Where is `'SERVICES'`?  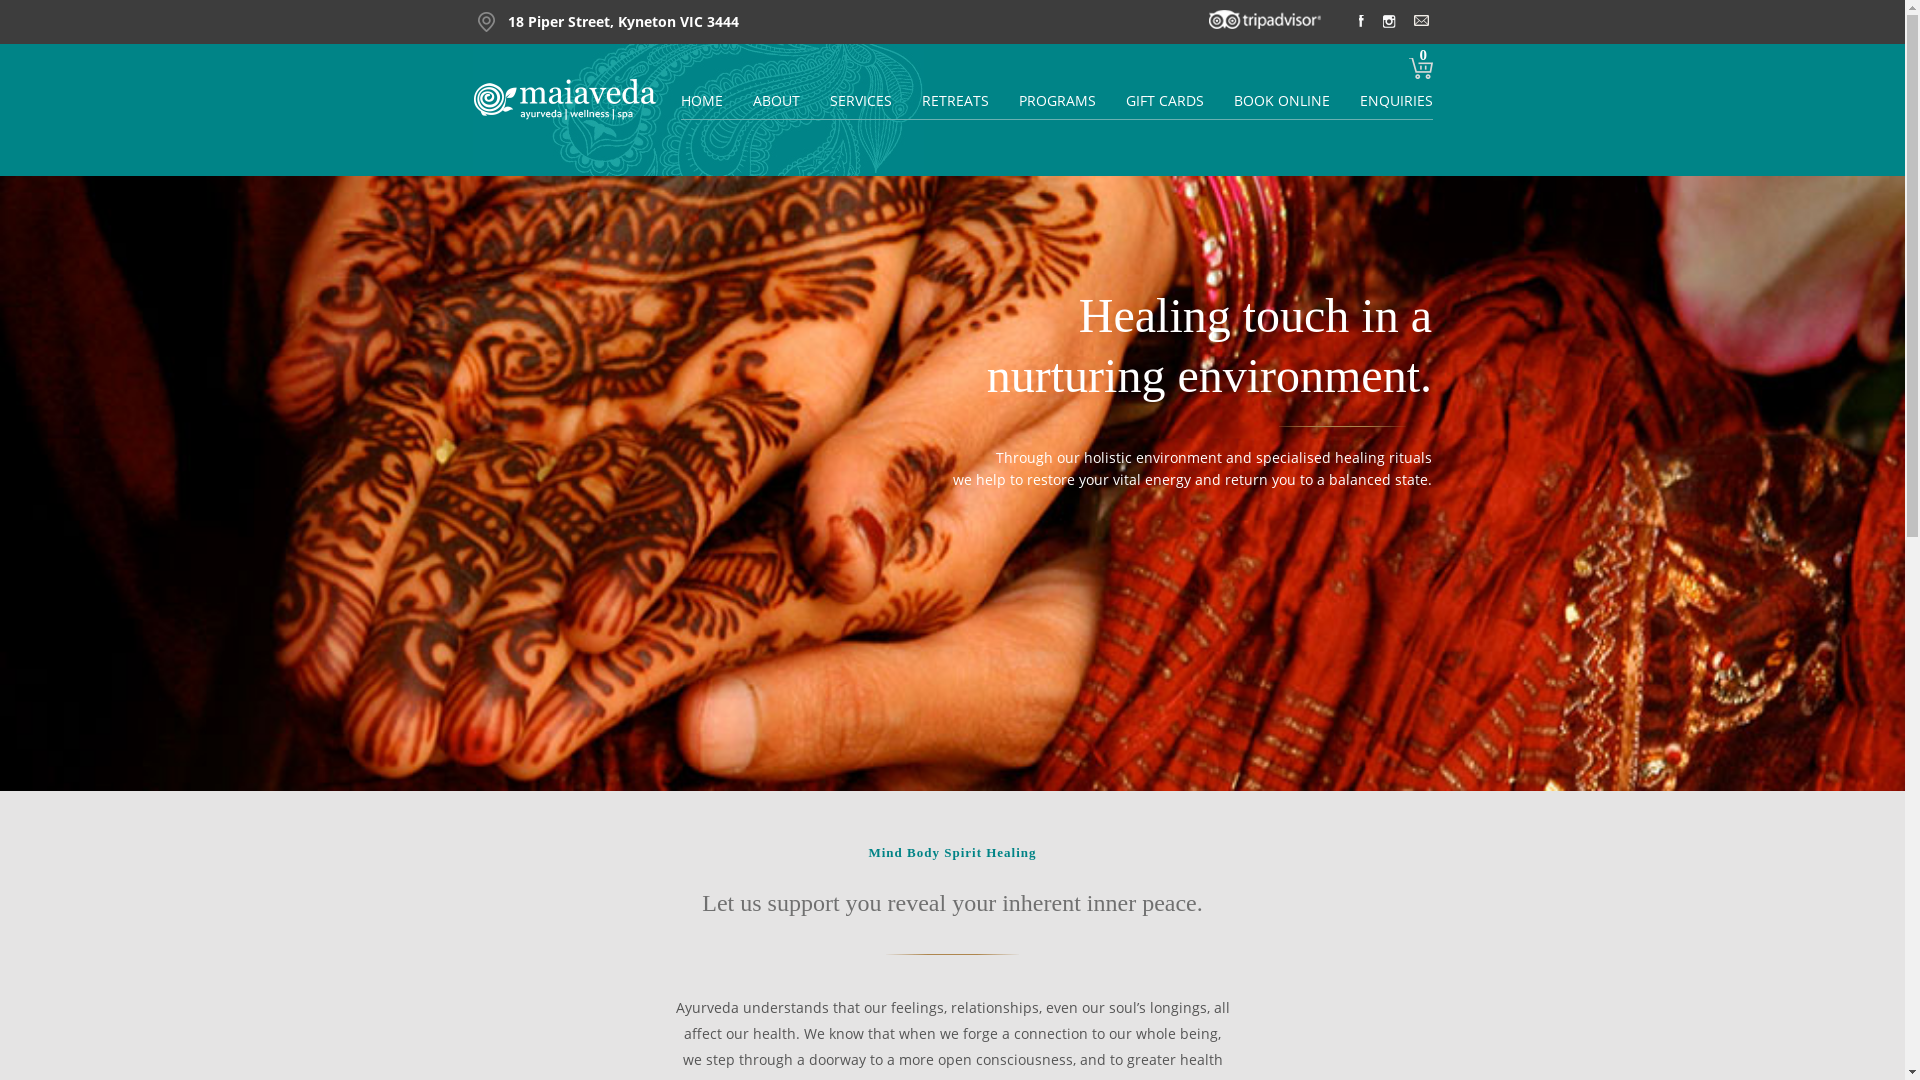 'SERVICES' is located at coordinates (860, 100).